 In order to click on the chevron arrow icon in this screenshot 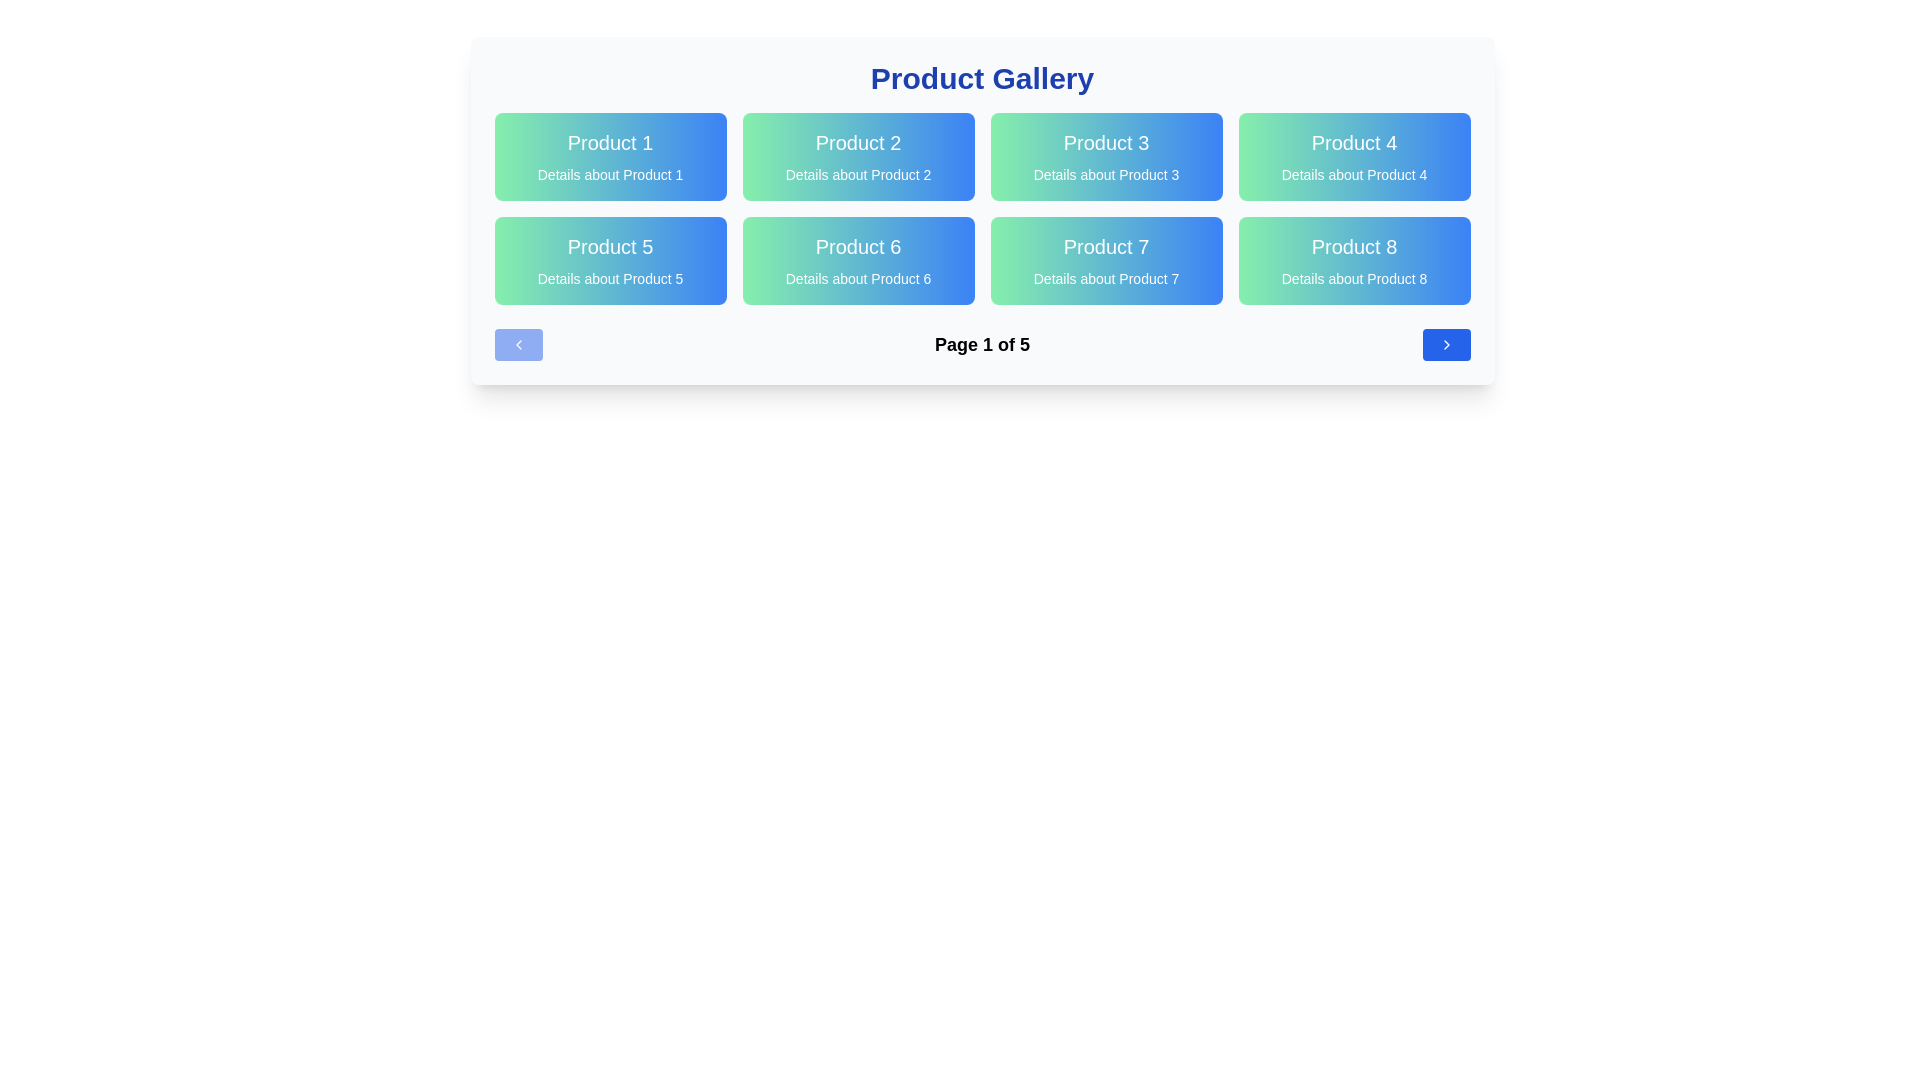, I will do `click(1446, 343)`.